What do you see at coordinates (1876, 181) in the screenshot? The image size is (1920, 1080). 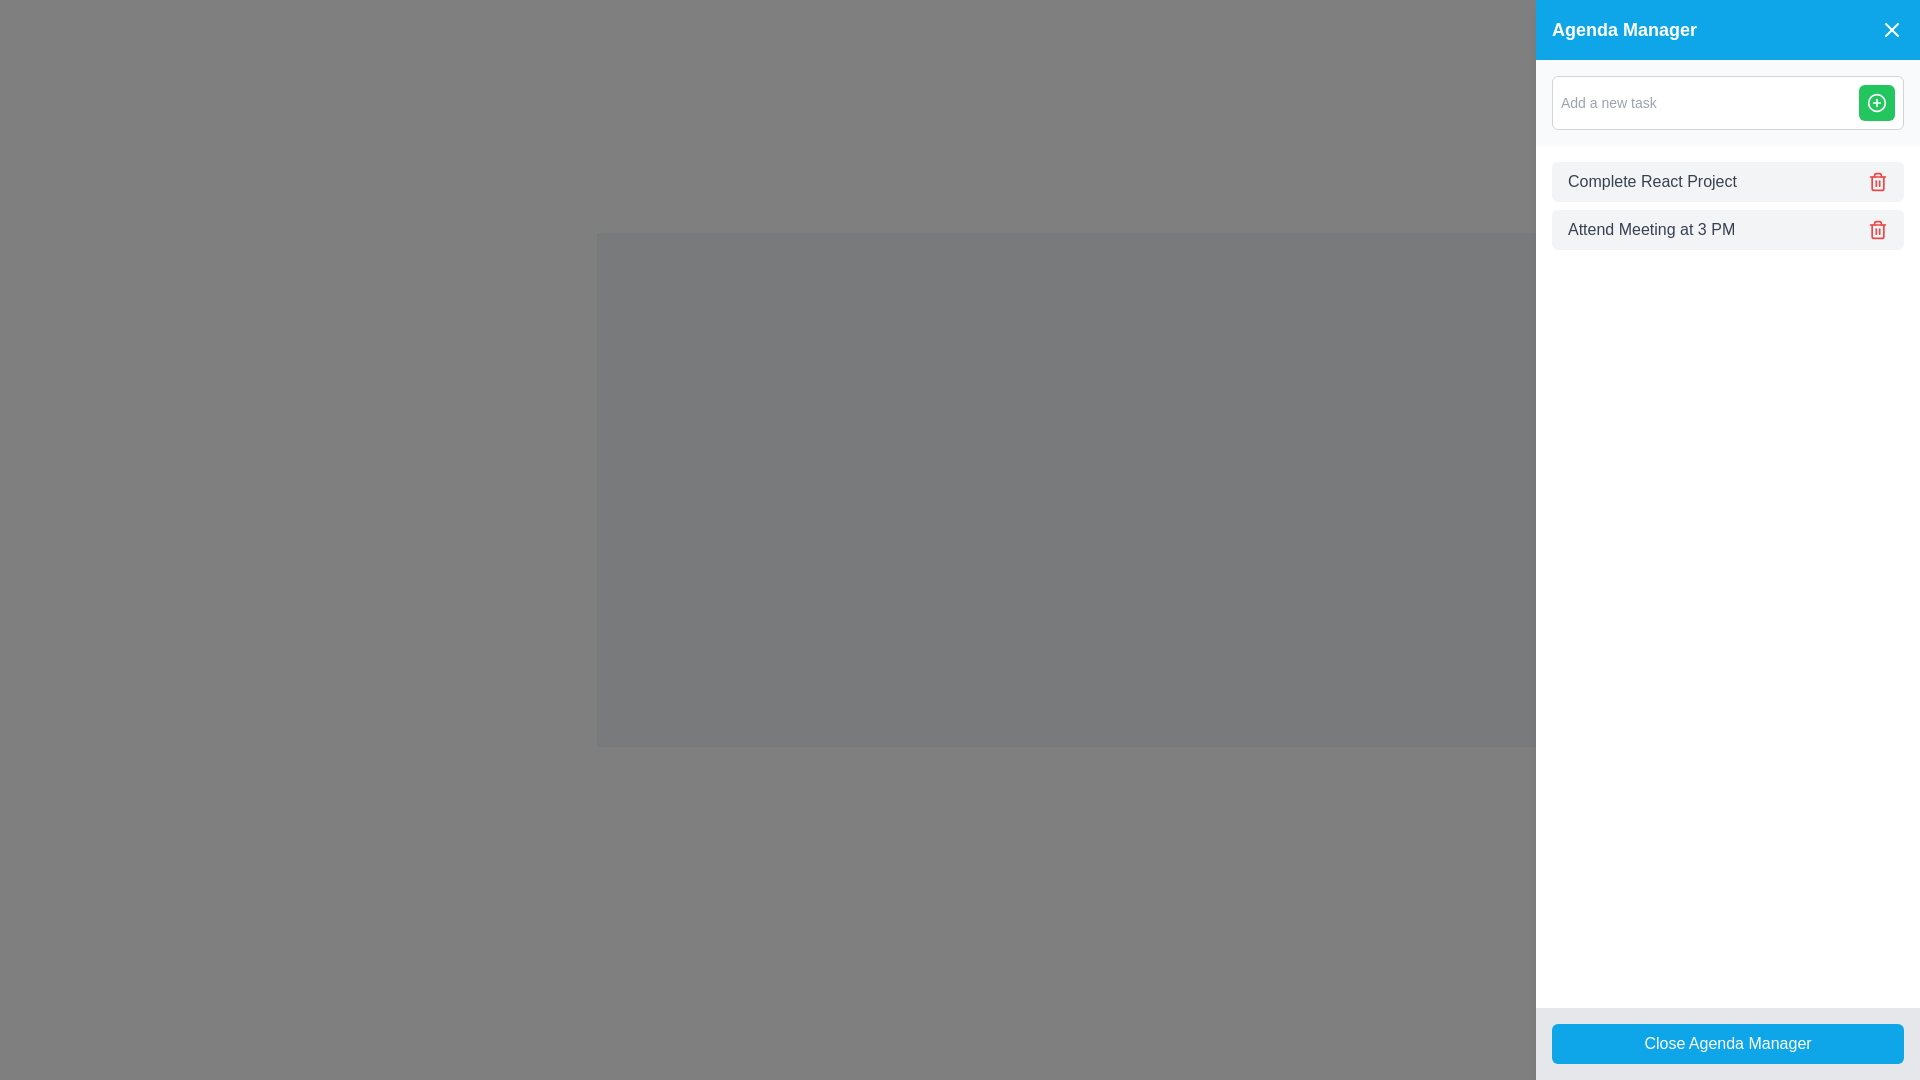 I see `the red trash can icon button adjacent to the task item labeled 'Complete React Project'` at bounding box center [1876, 181].